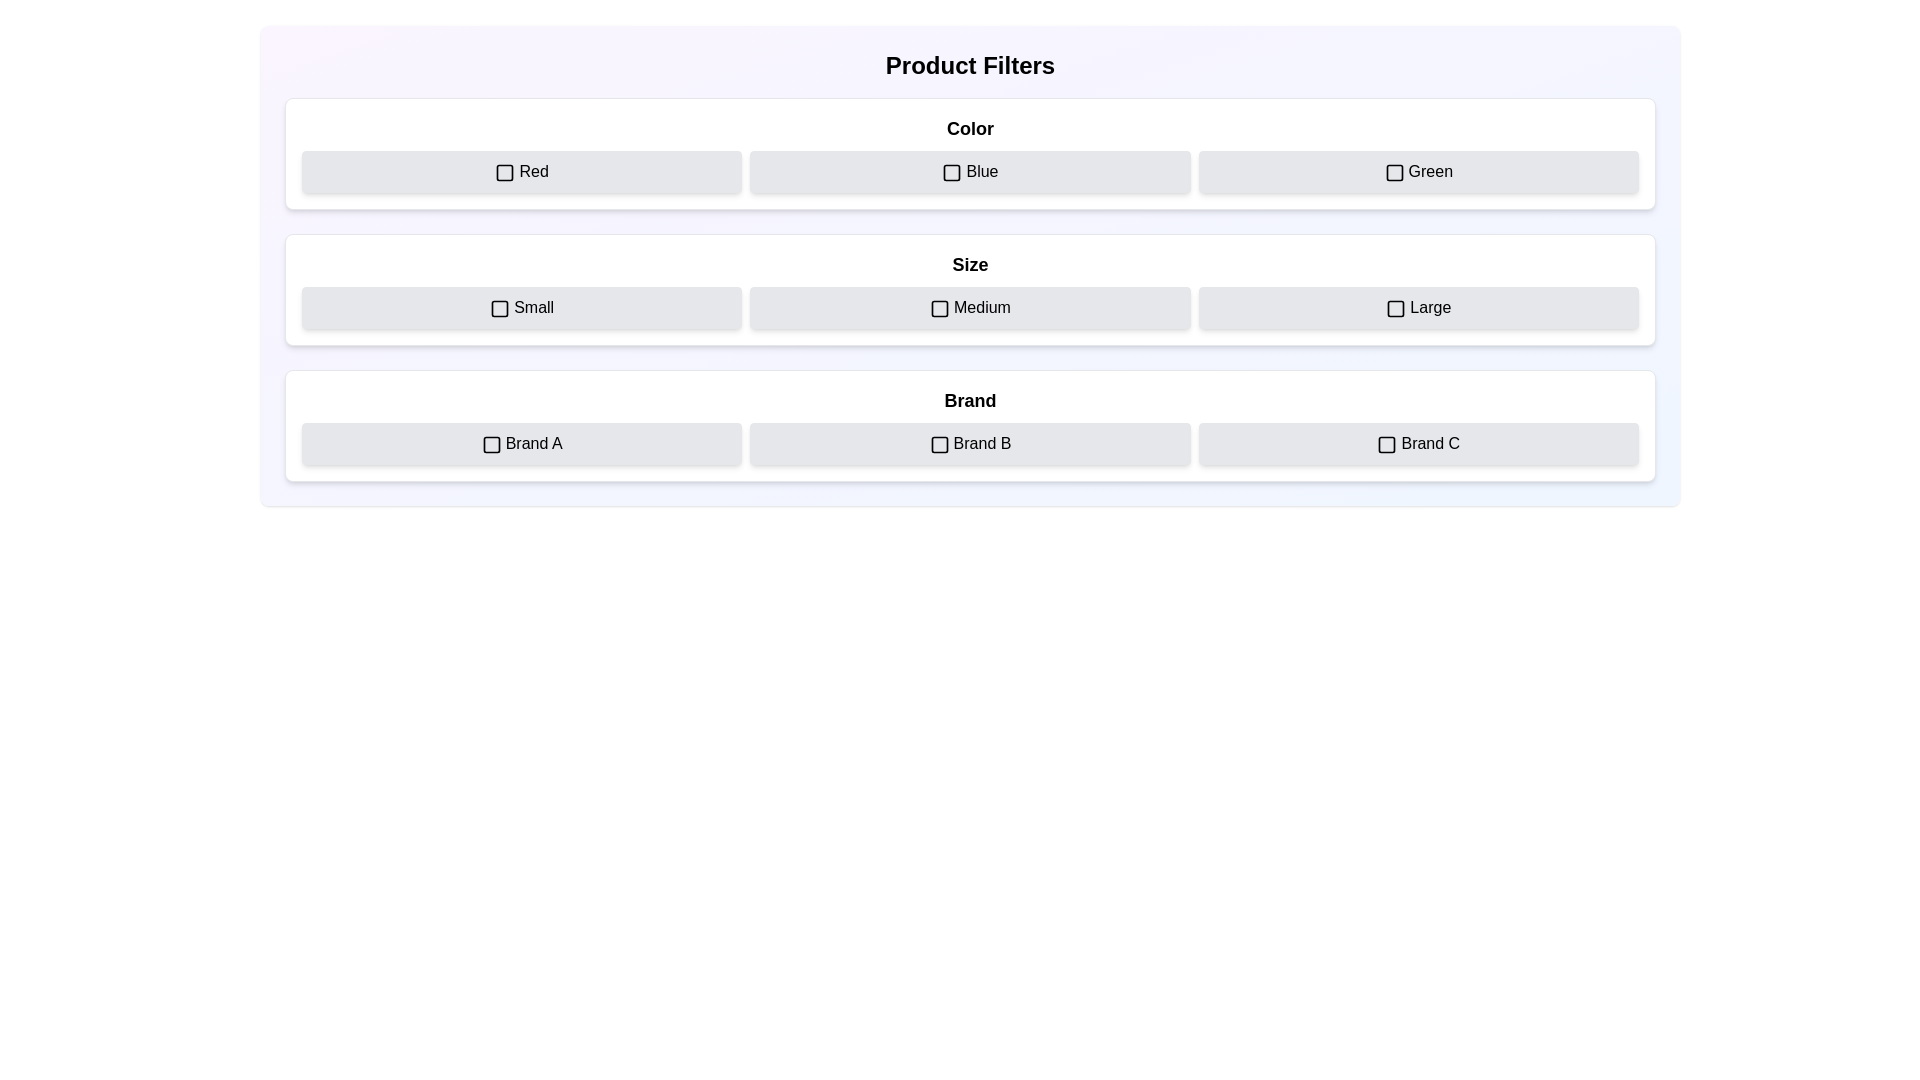 The width and height of the screenshot is (1920, 1080). I want to click on the checkbox within the 'Blue' button, so click(951, 171).